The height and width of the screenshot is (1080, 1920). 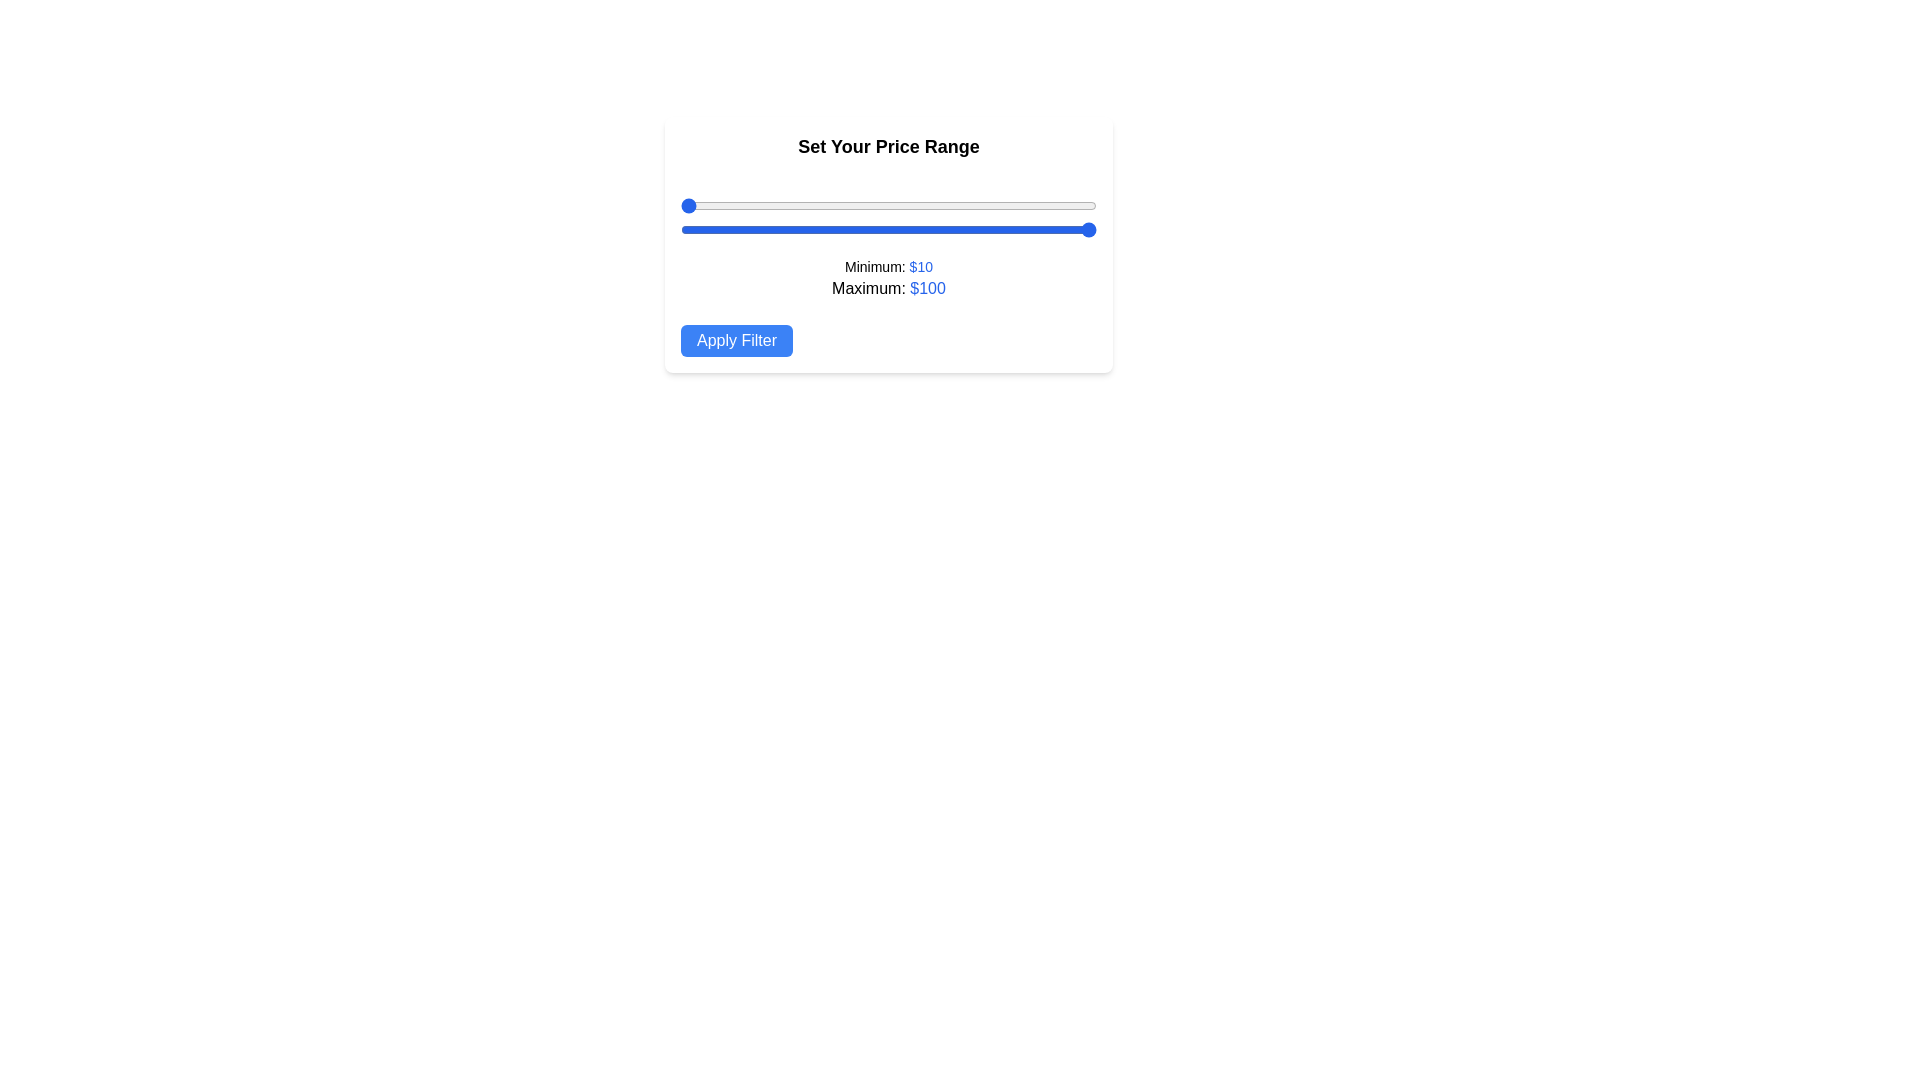 What do you see at coordinates (929, 229) in the screenshot?
I see `the slider` at bounding box center [929, 229].